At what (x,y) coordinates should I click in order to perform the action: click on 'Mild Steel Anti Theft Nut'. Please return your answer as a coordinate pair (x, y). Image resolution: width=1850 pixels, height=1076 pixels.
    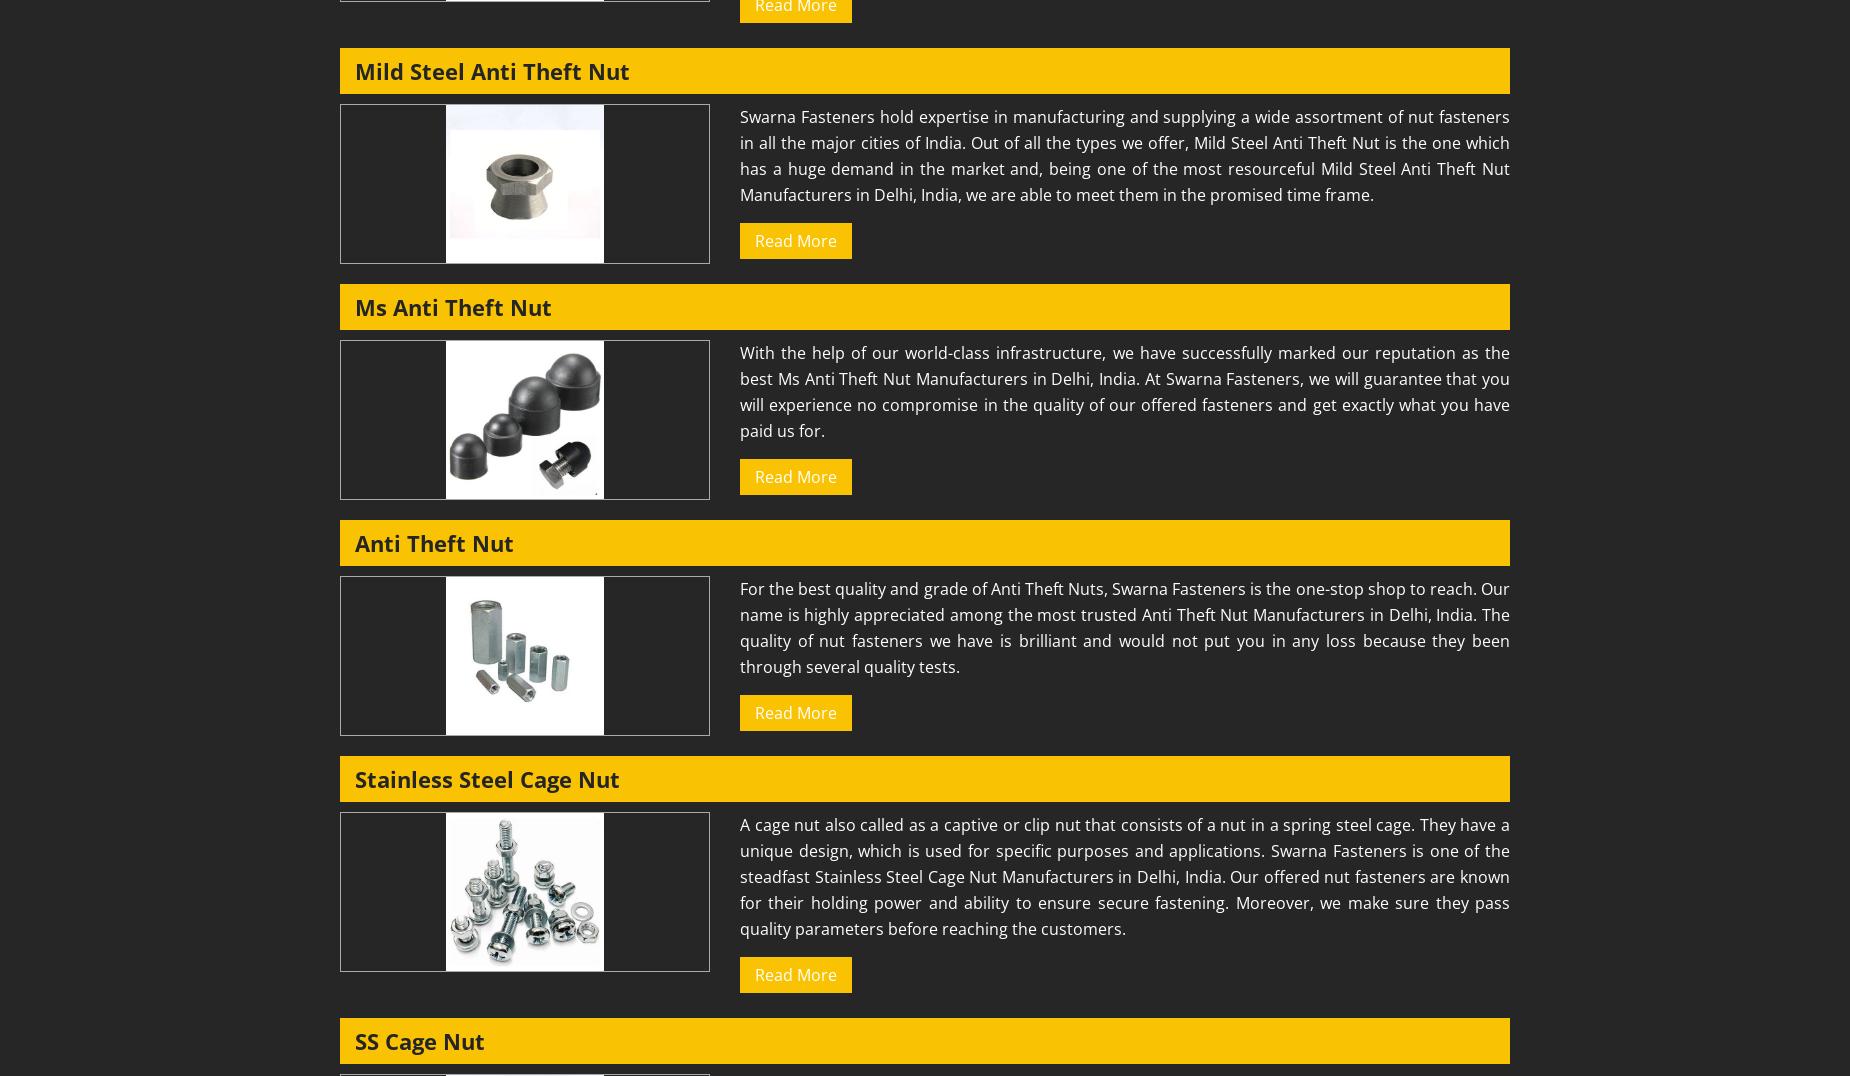
    Looking at the image, I should click on (492, 71).